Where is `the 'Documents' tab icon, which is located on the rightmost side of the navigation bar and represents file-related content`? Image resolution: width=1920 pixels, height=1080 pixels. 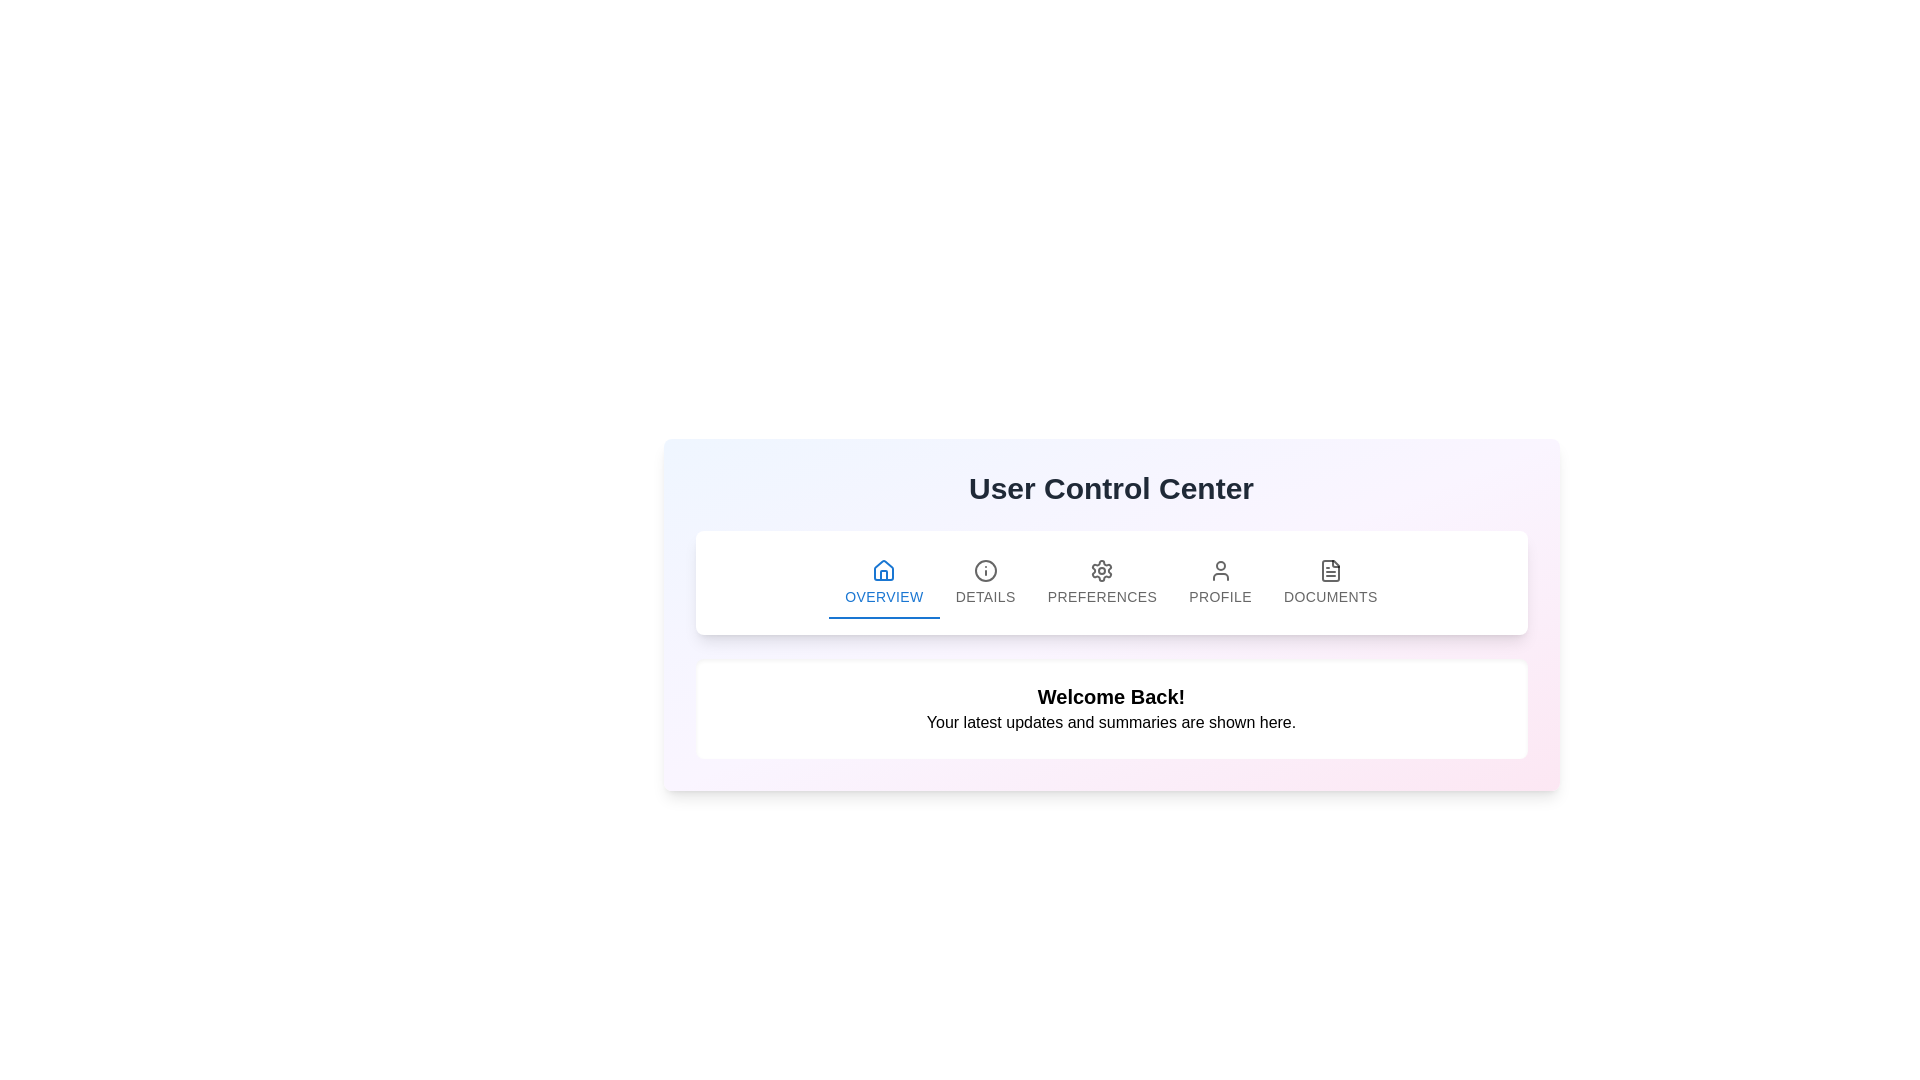 the 'Documents' tab icon, which is located on the rightmost side of the navigation bar and represents file-related content is located at coordinates (1330, 571).